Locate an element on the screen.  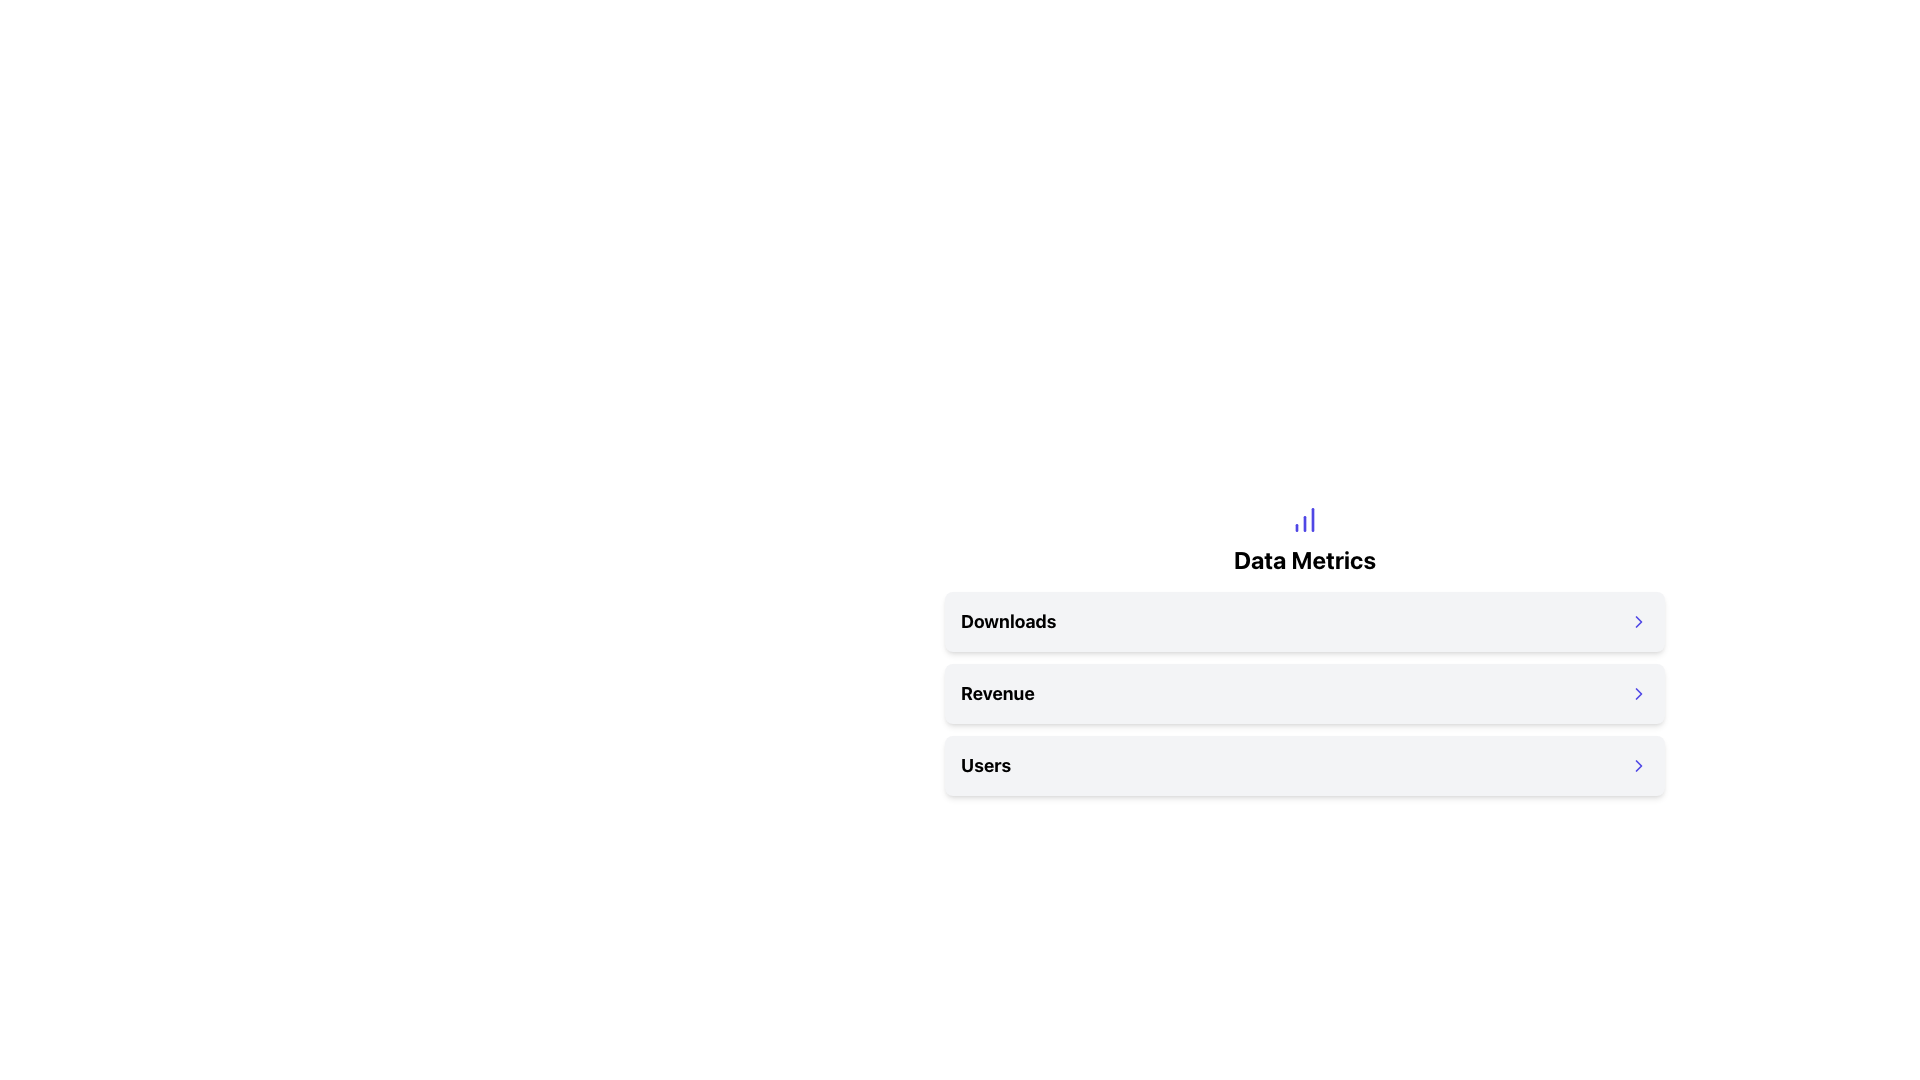
text label 'Downloads', which is styled prominently in bold and larger size, located in the top row of a vertically stacked list of items is located at coordinates (1008, 620).